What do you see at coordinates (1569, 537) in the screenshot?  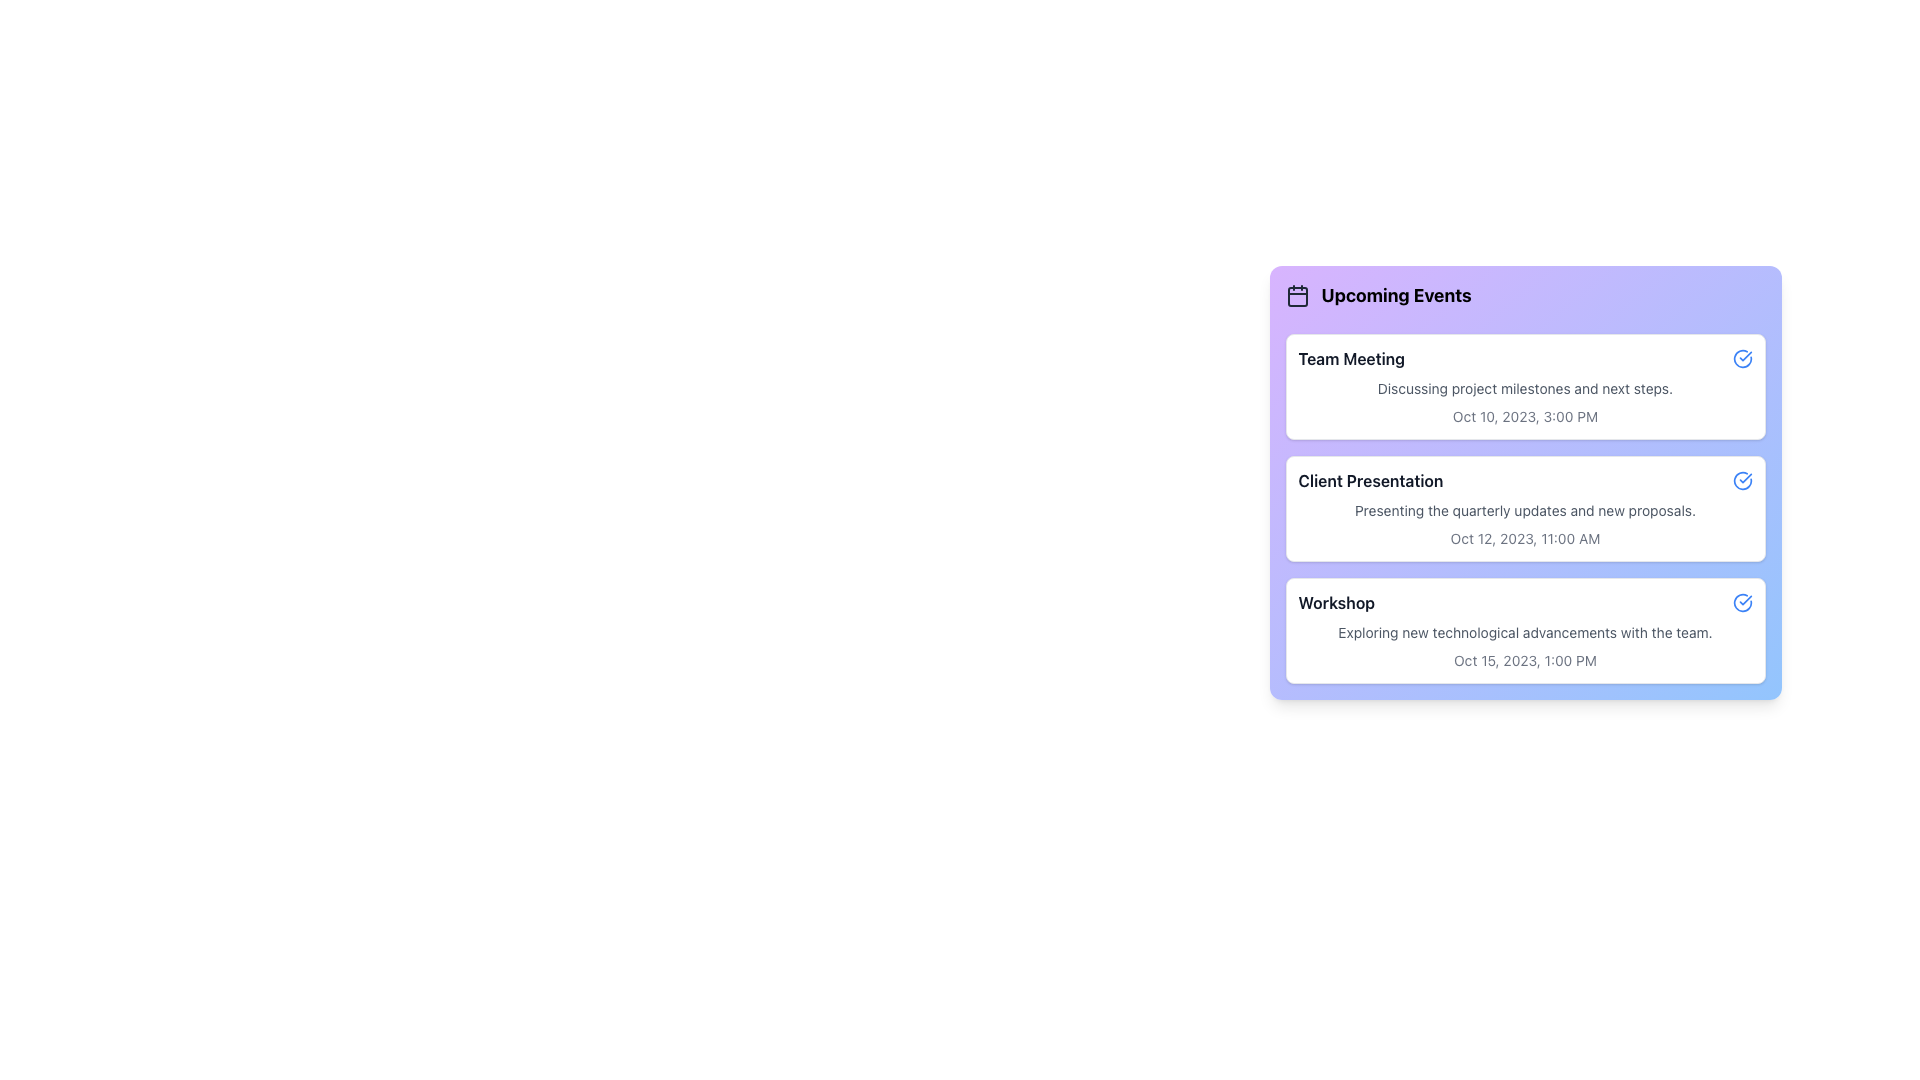 I see `the static text label displaying the time value '11:00 AM' located in the 'Upcoming Events' section under 'Client Presentation'` at bounding box center [1569, 537].